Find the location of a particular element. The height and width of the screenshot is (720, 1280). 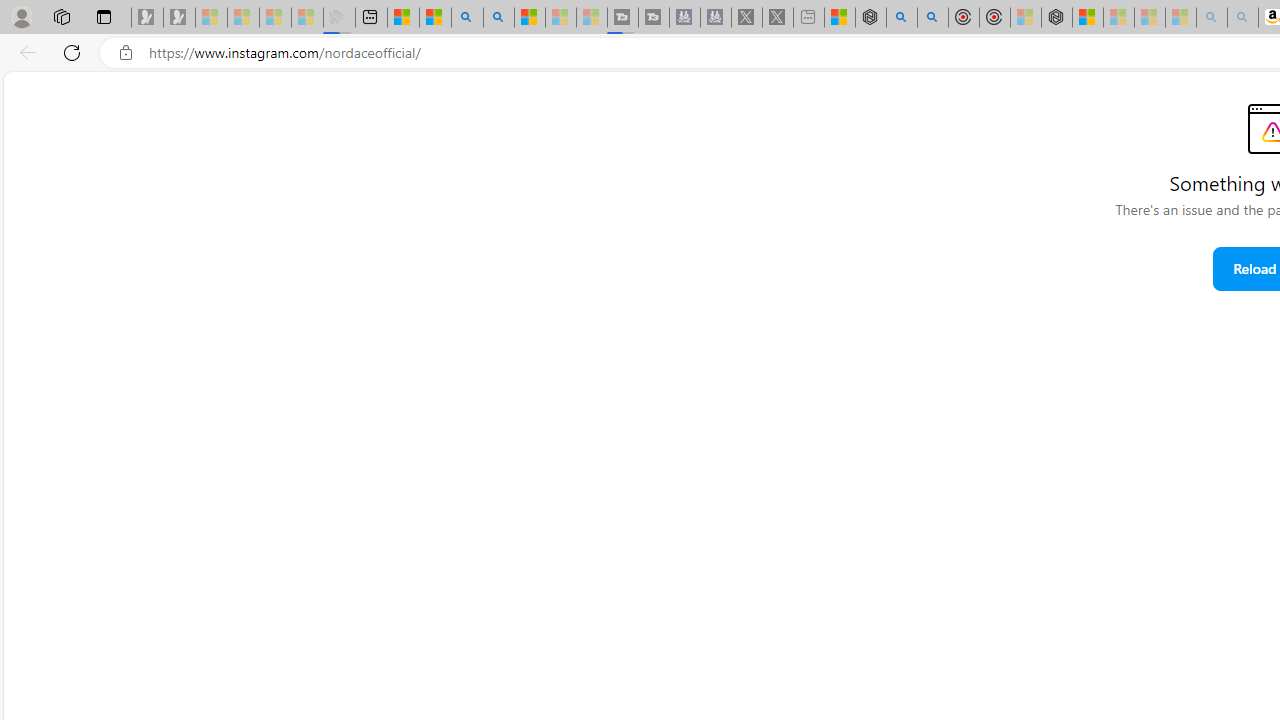

'Newsletter Sign Up - Sleeping' is located at coordinates (179, 17).